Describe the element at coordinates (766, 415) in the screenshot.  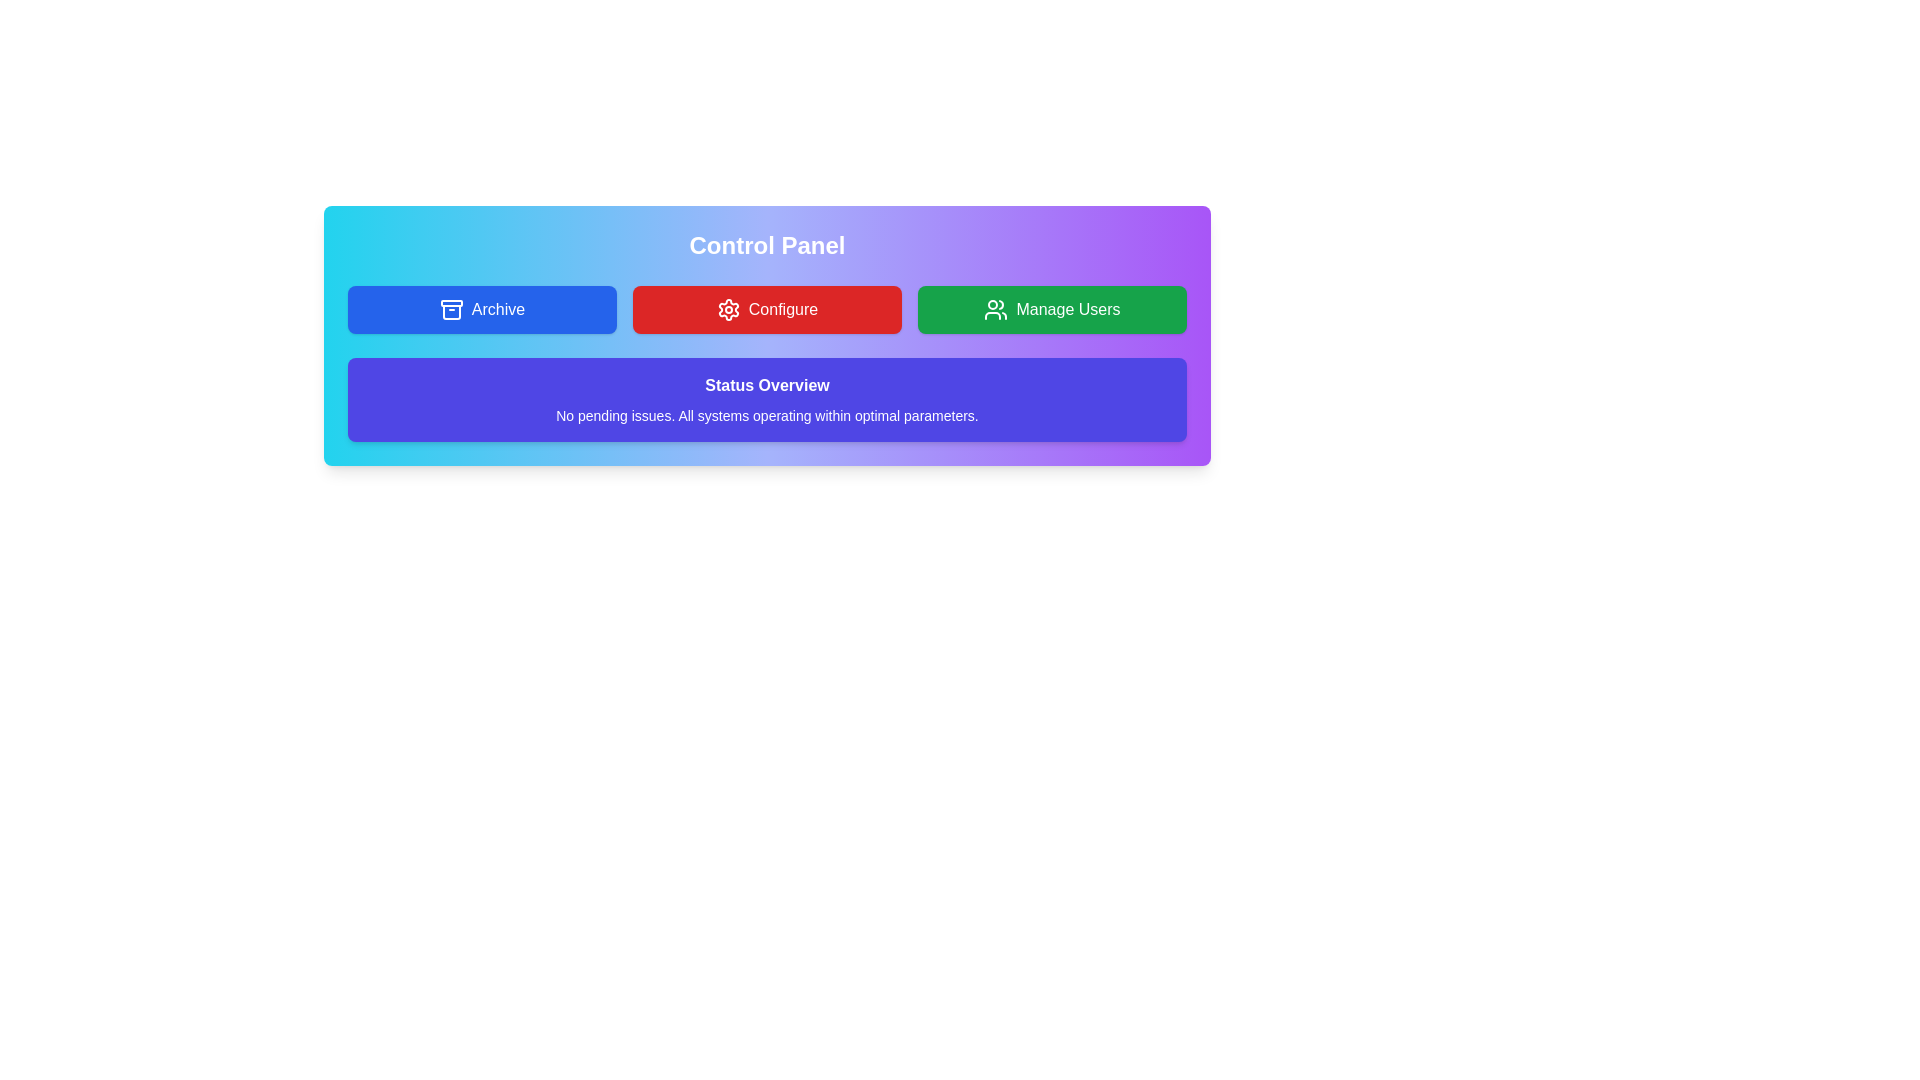
I see `the Text Label displaying 'No pending issues. All systems operating within optimal parameters.' located beneath the header 'Status Overview'` at that location.